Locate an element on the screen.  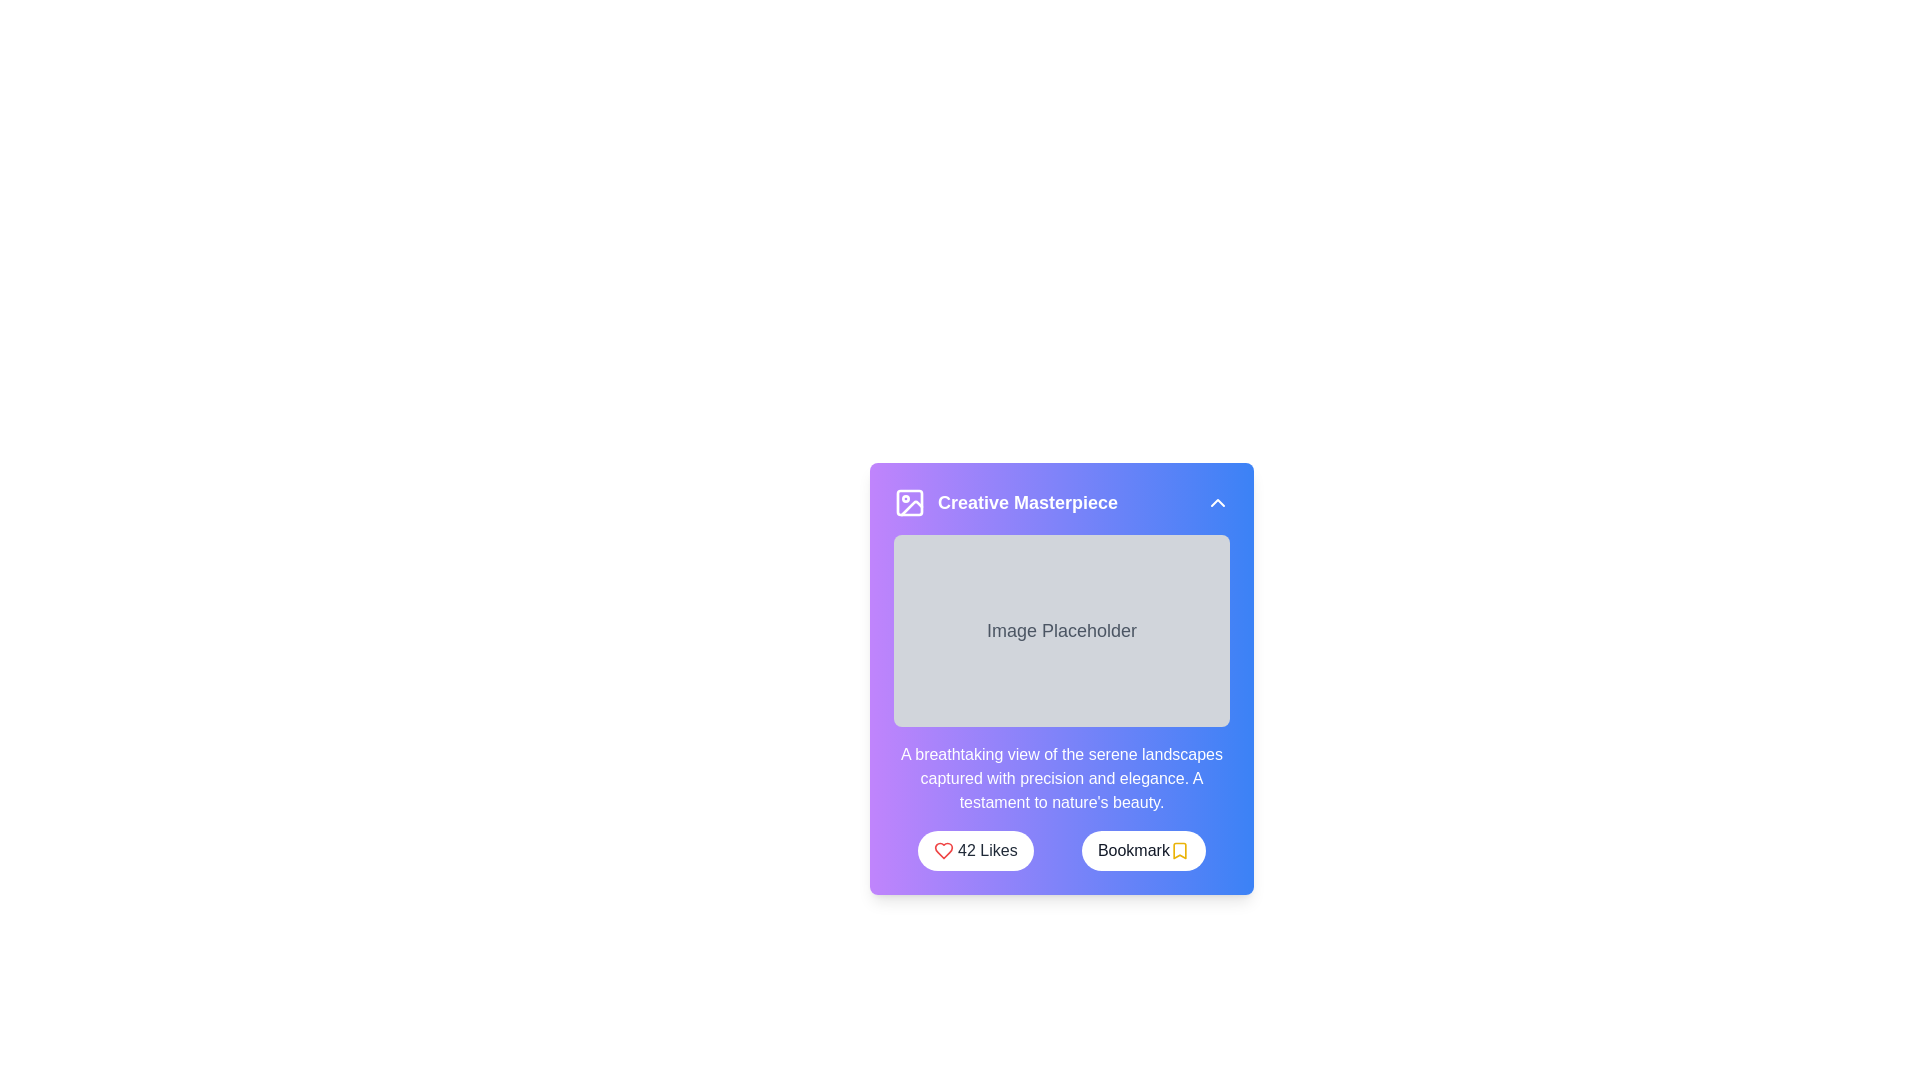
the Decorative Shape located in the upper-left corner of the 'Creative Masterpiece' button if it is interactive is located at coordinates (909, 501).